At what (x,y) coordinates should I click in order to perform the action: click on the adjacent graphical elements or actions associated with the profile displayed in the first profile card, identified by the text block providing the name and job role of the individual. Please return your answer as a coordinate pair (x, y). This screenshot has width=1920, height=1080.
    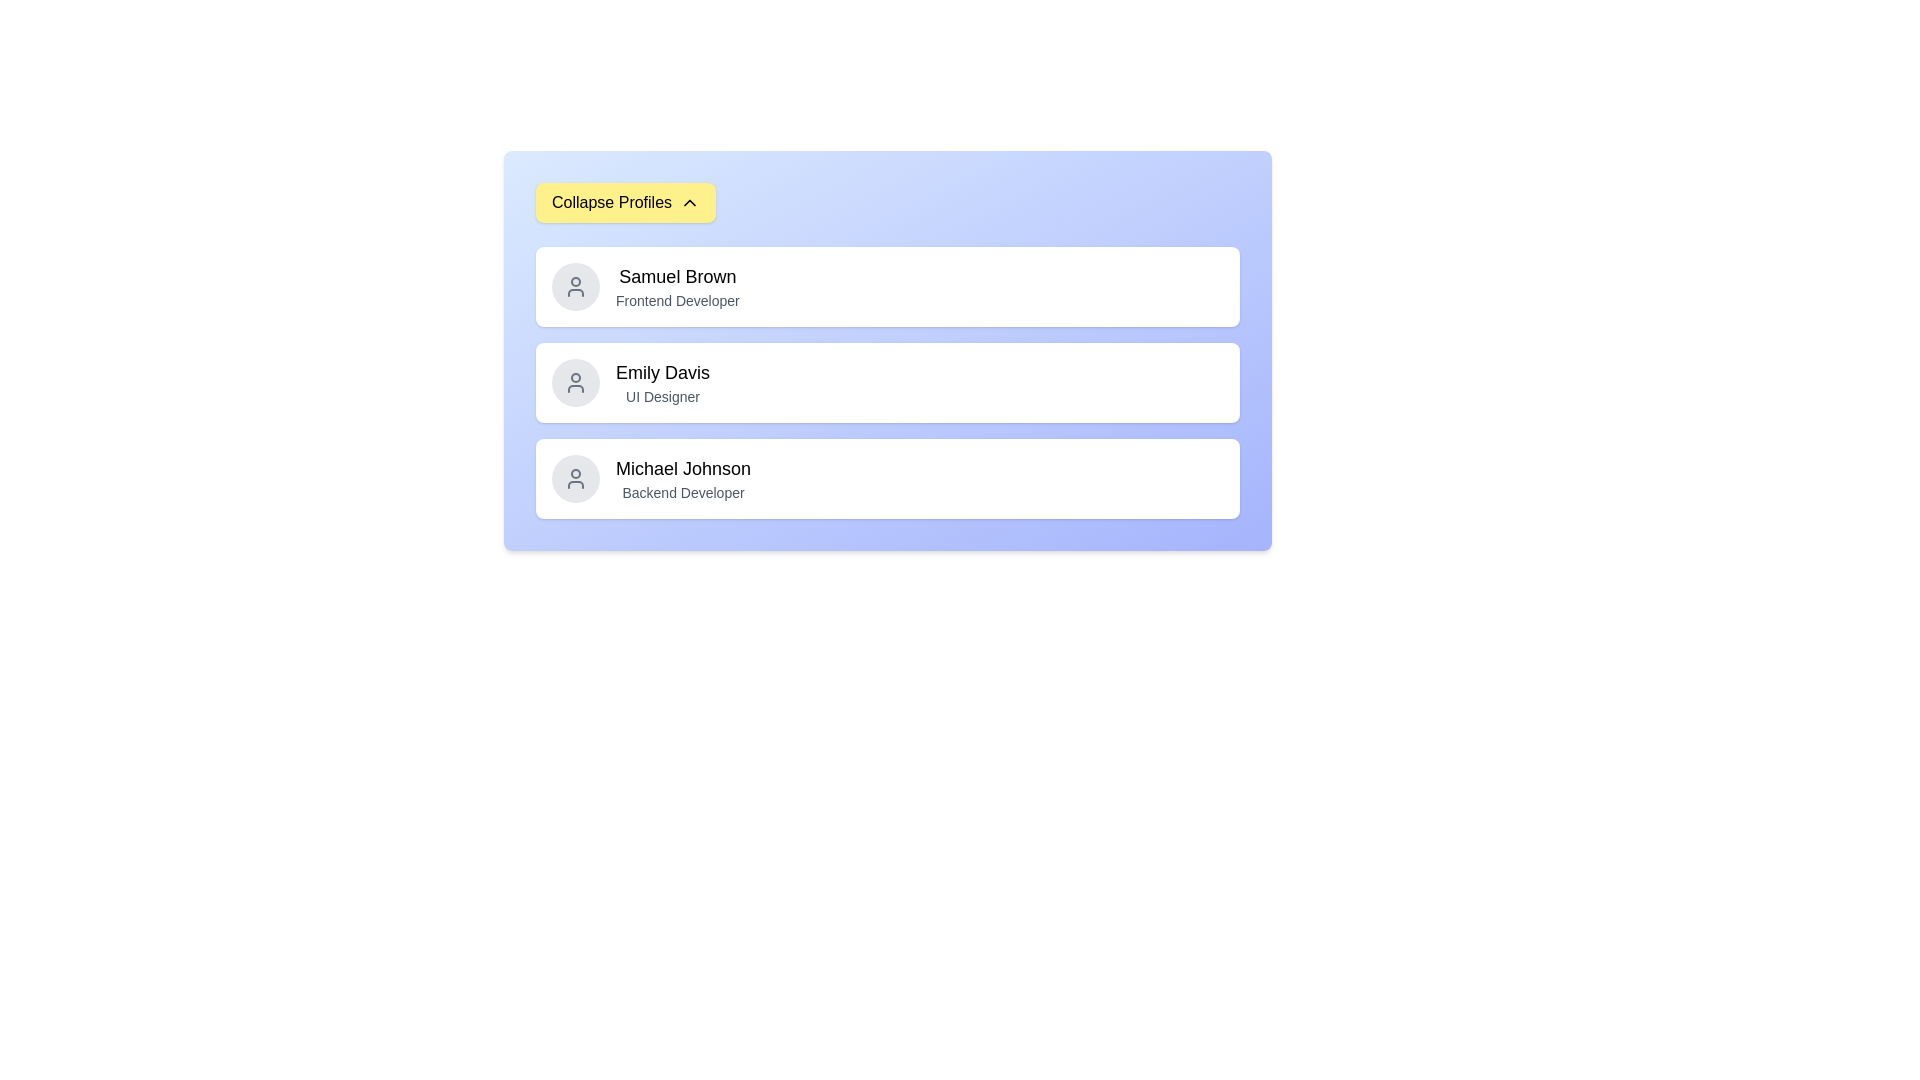
    Looking at the image, I should click on (677, 286).